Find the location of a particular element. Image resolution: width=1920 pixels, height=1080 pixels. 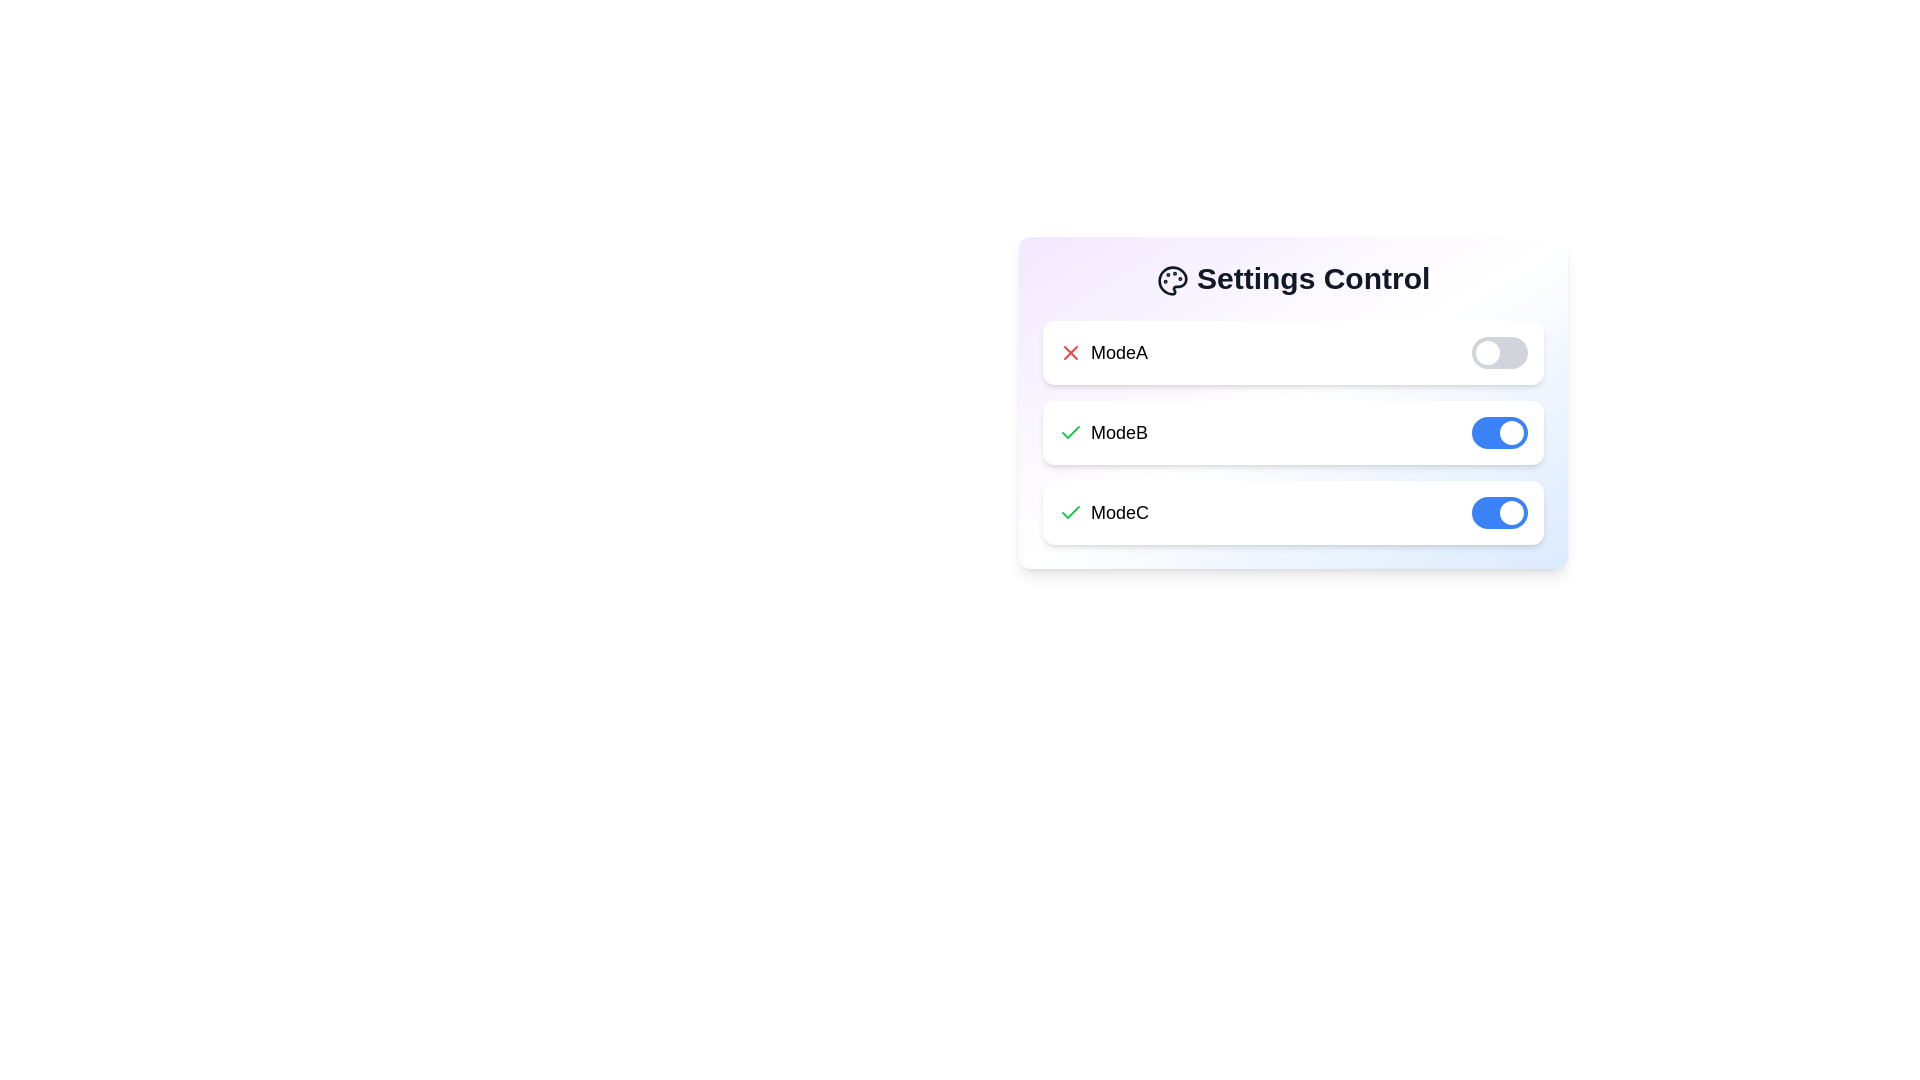

the toggle switch for 'ModeC' in the settings panel is located at coordinates (1499, 512).